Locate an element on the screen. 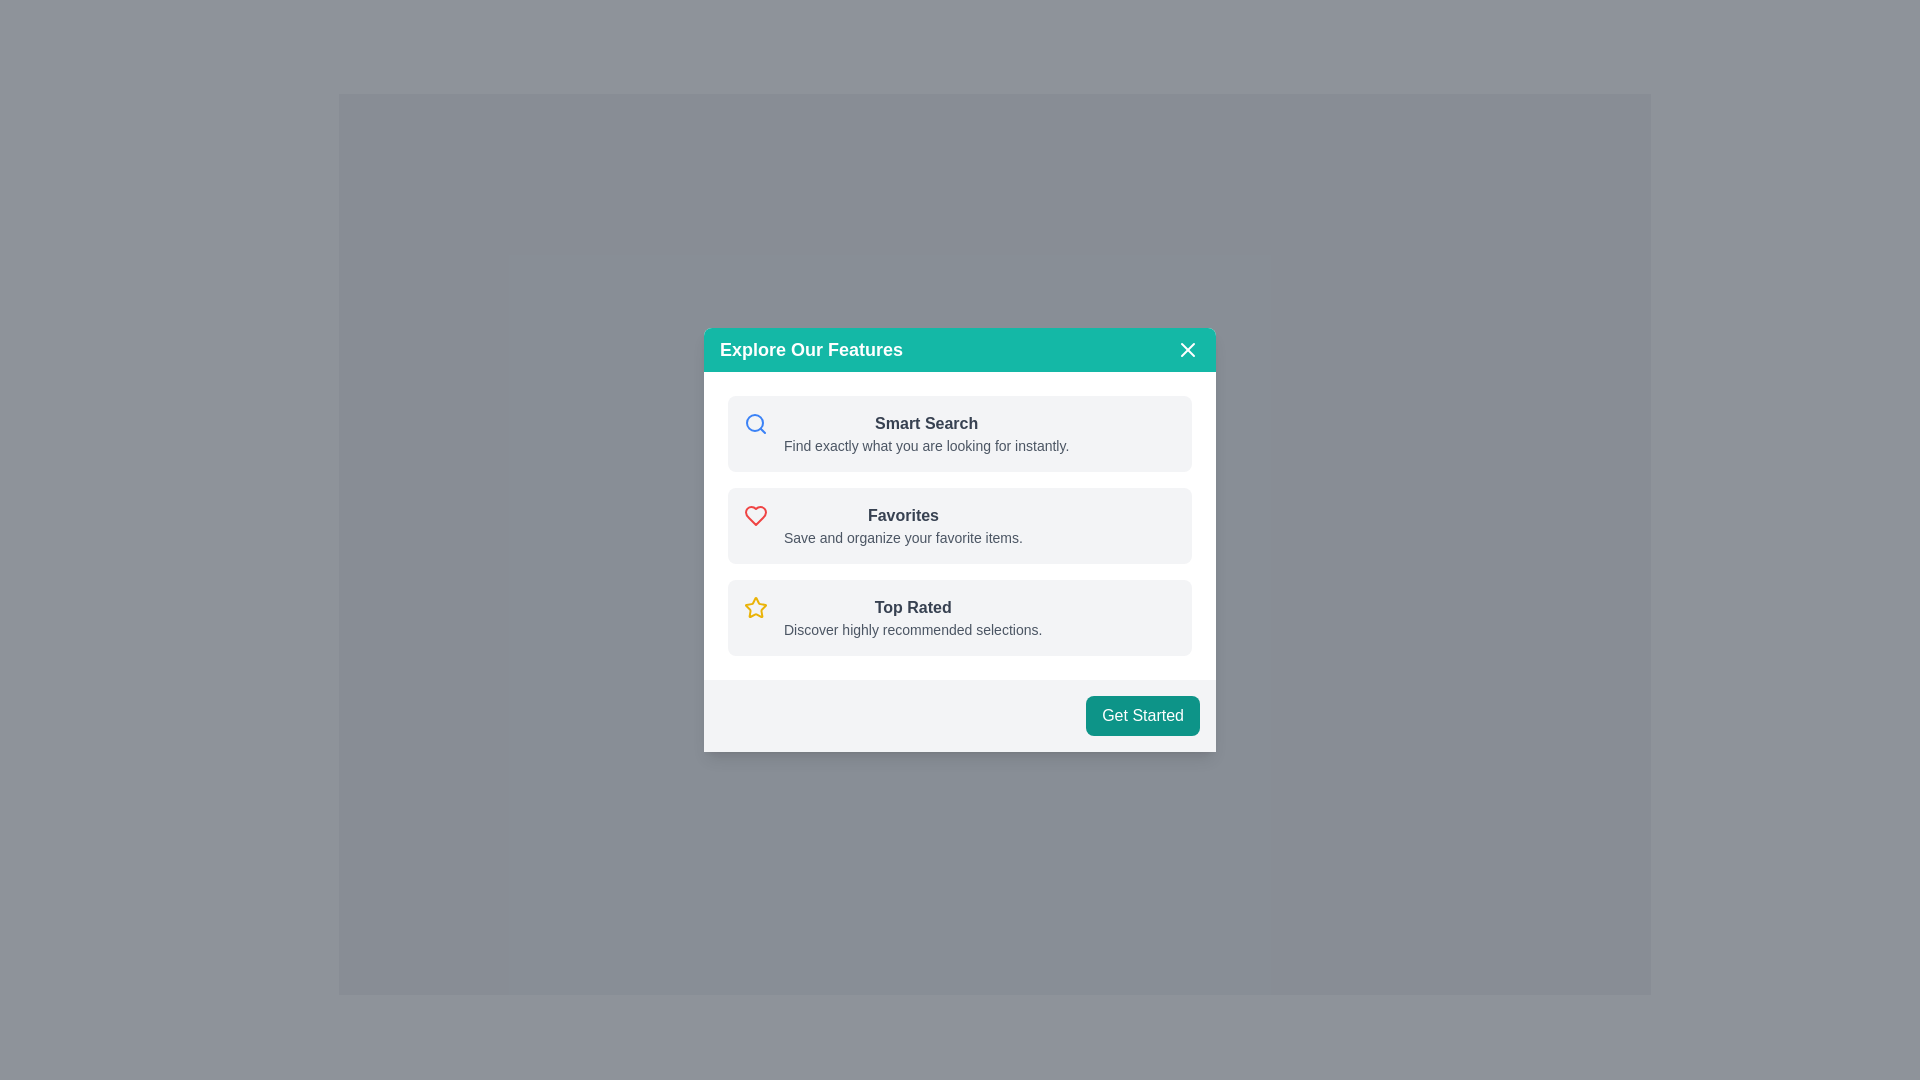  the 'Favorites' label, which is a bold text label in a darker shade located in the second section of a vertically stacked list in a modal window is located at coordinates (902, 515).